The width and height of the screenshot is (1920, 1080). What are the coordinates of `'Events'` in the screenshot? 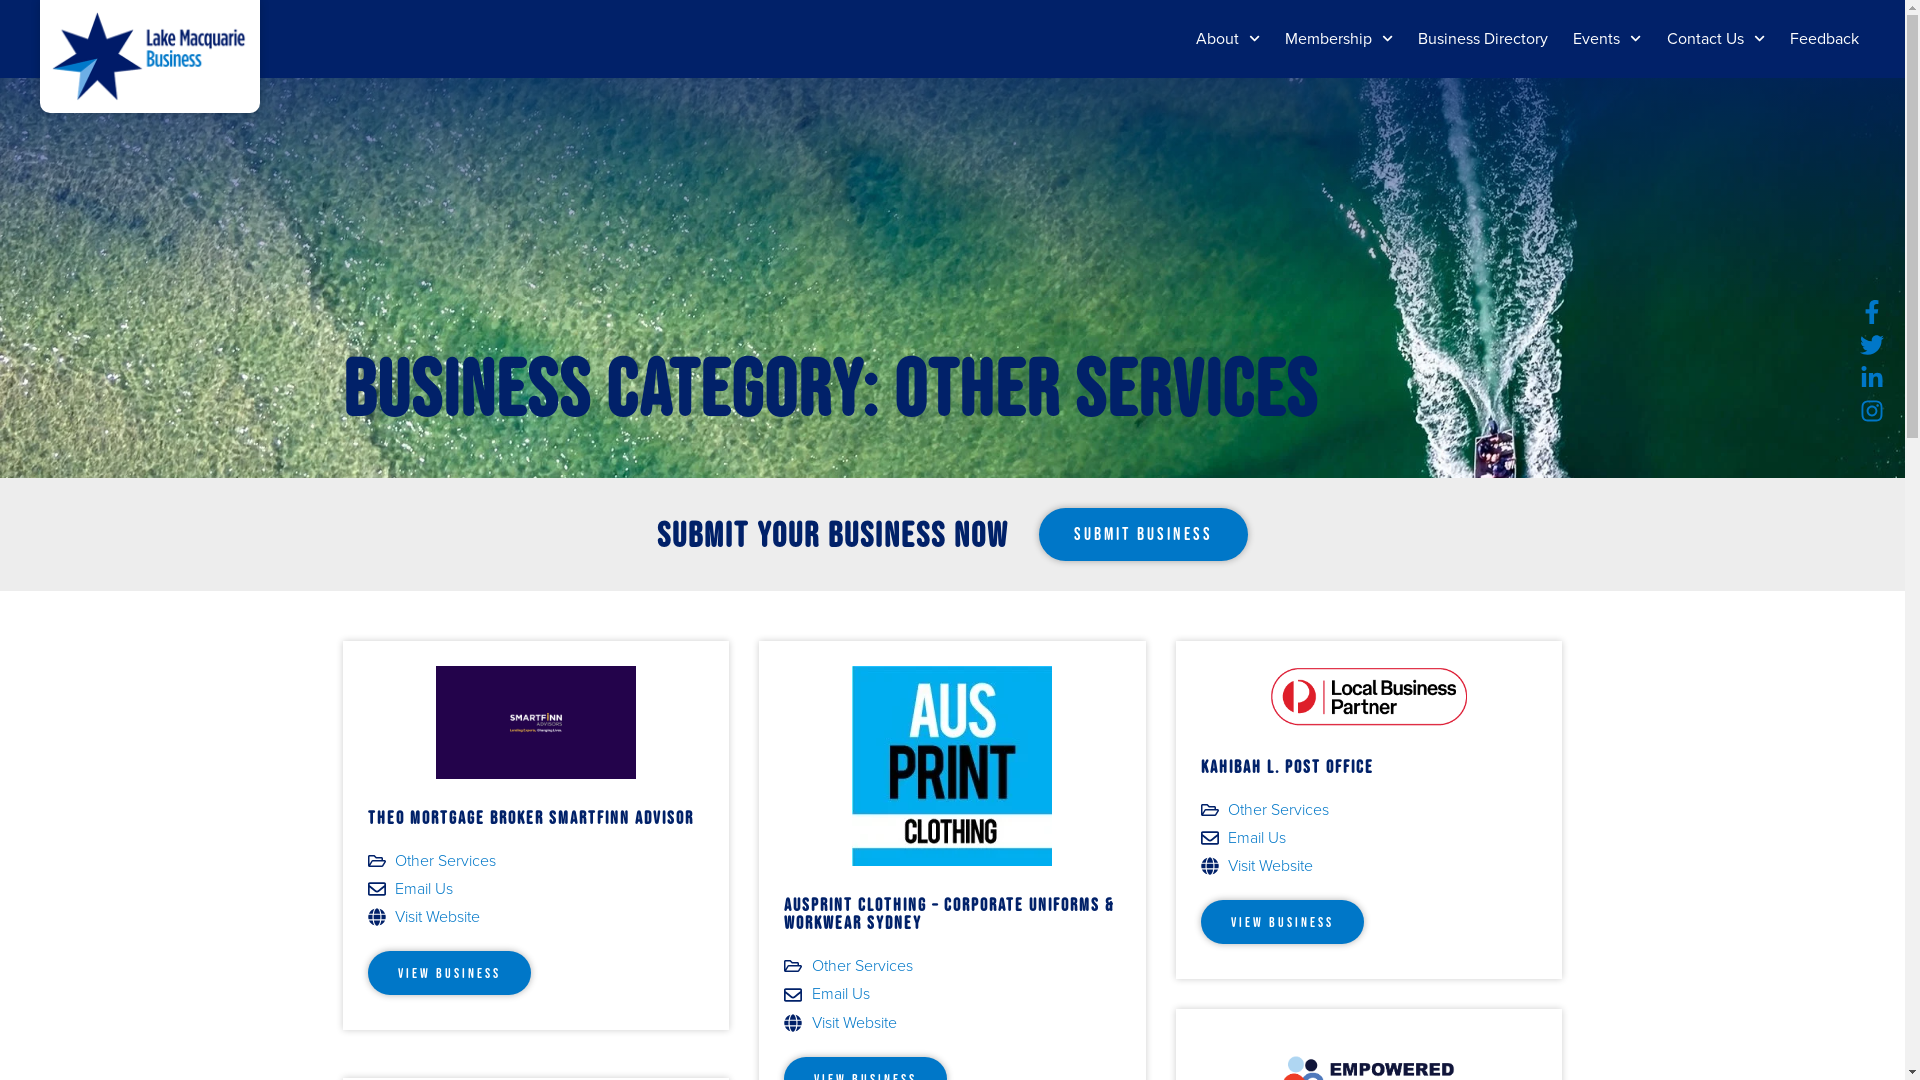 It's located at (1607, 38).